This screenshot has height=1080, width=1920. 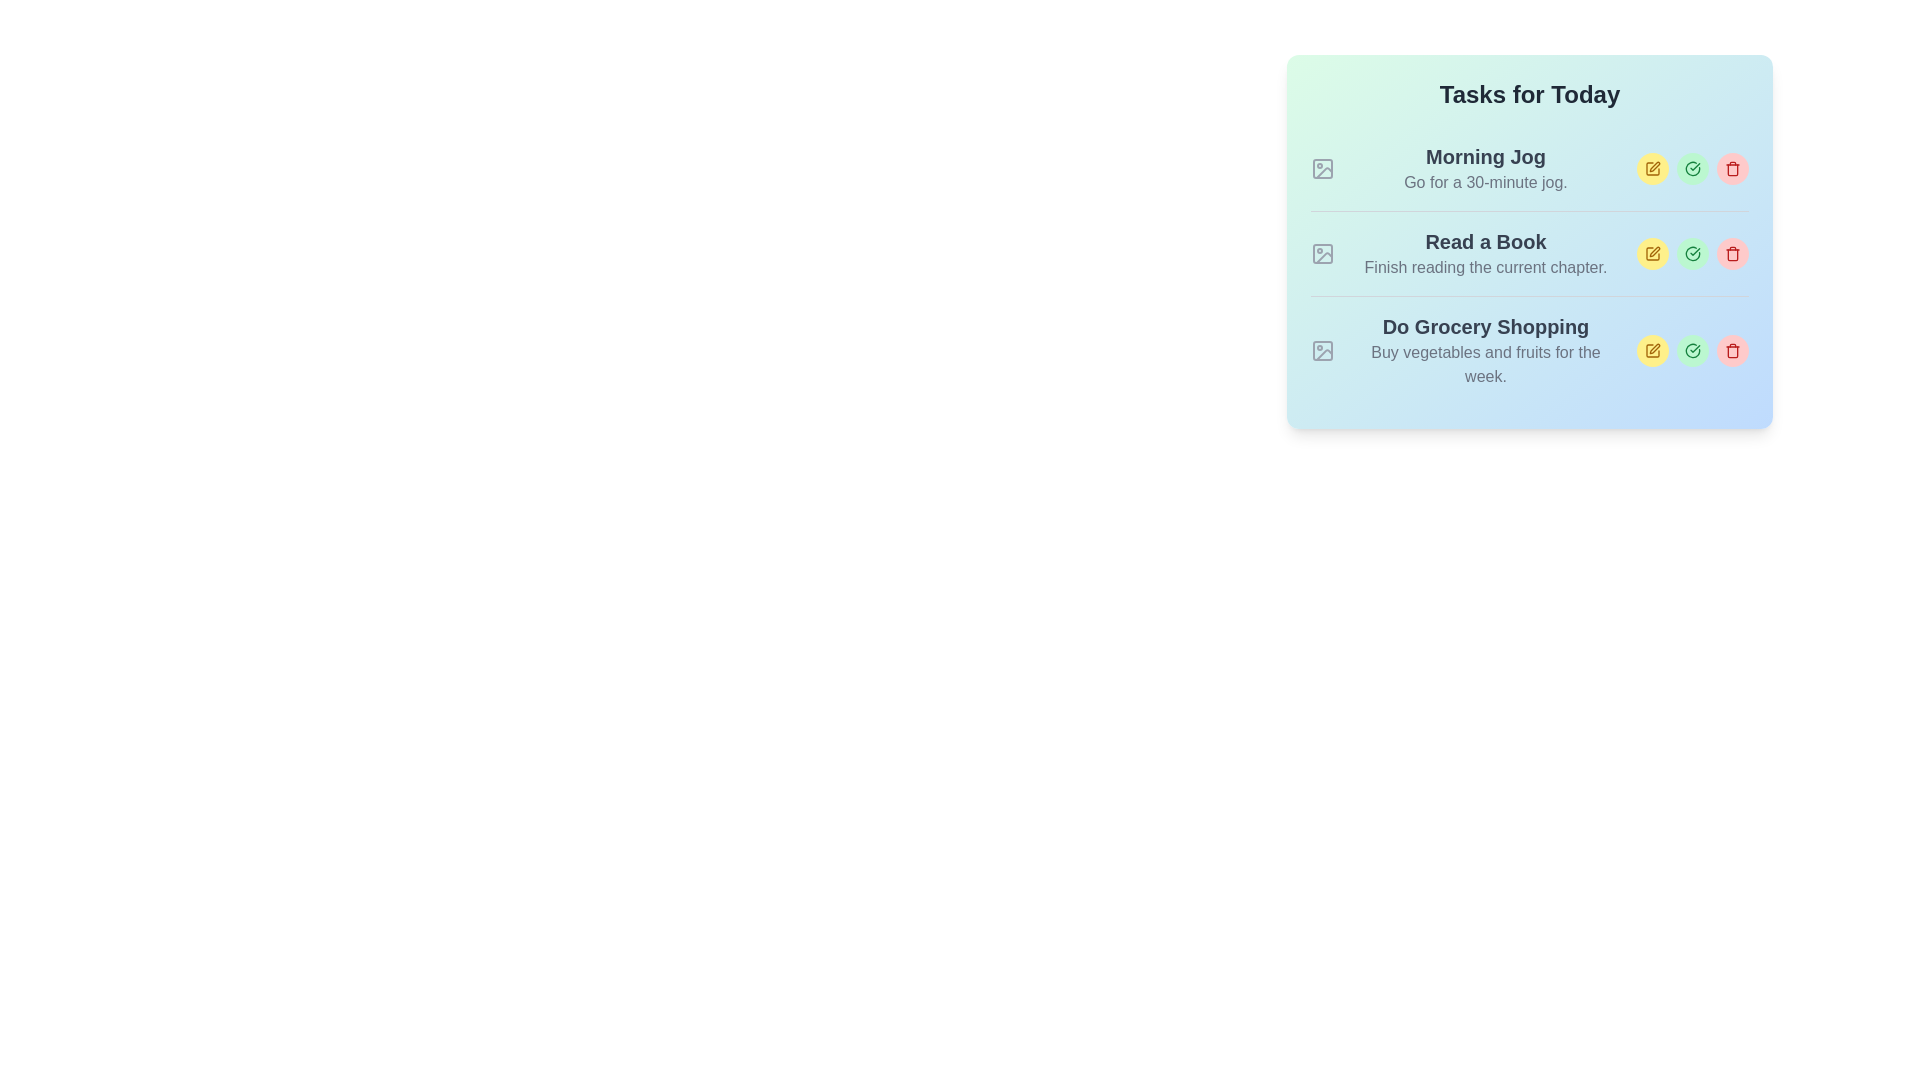 What do you see at coordinates (1652, 253) in the screenshot?
I see `the circular button with a pale yellow background and a pen icon` at bounding box center [1652, 253].